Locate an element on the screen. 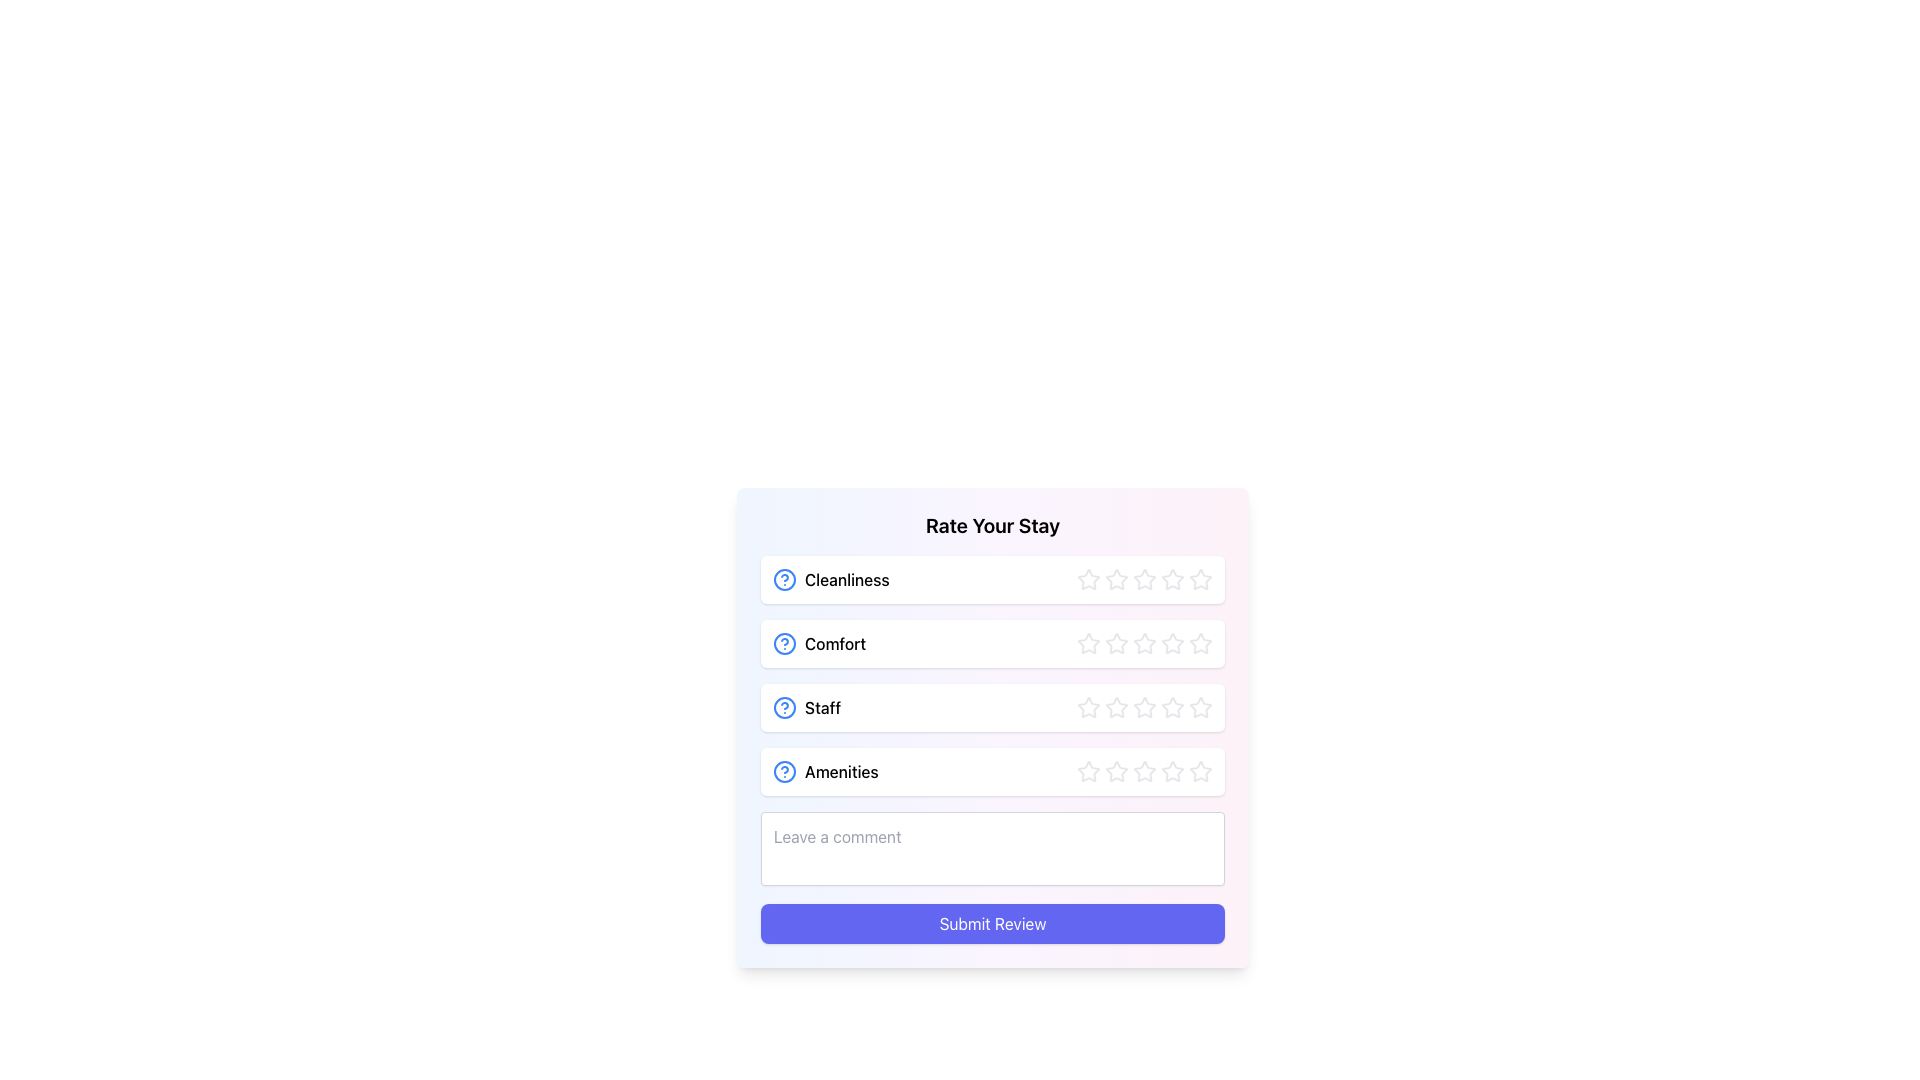  the fourth star in the rating interface is located at coordinates (1145, 770).